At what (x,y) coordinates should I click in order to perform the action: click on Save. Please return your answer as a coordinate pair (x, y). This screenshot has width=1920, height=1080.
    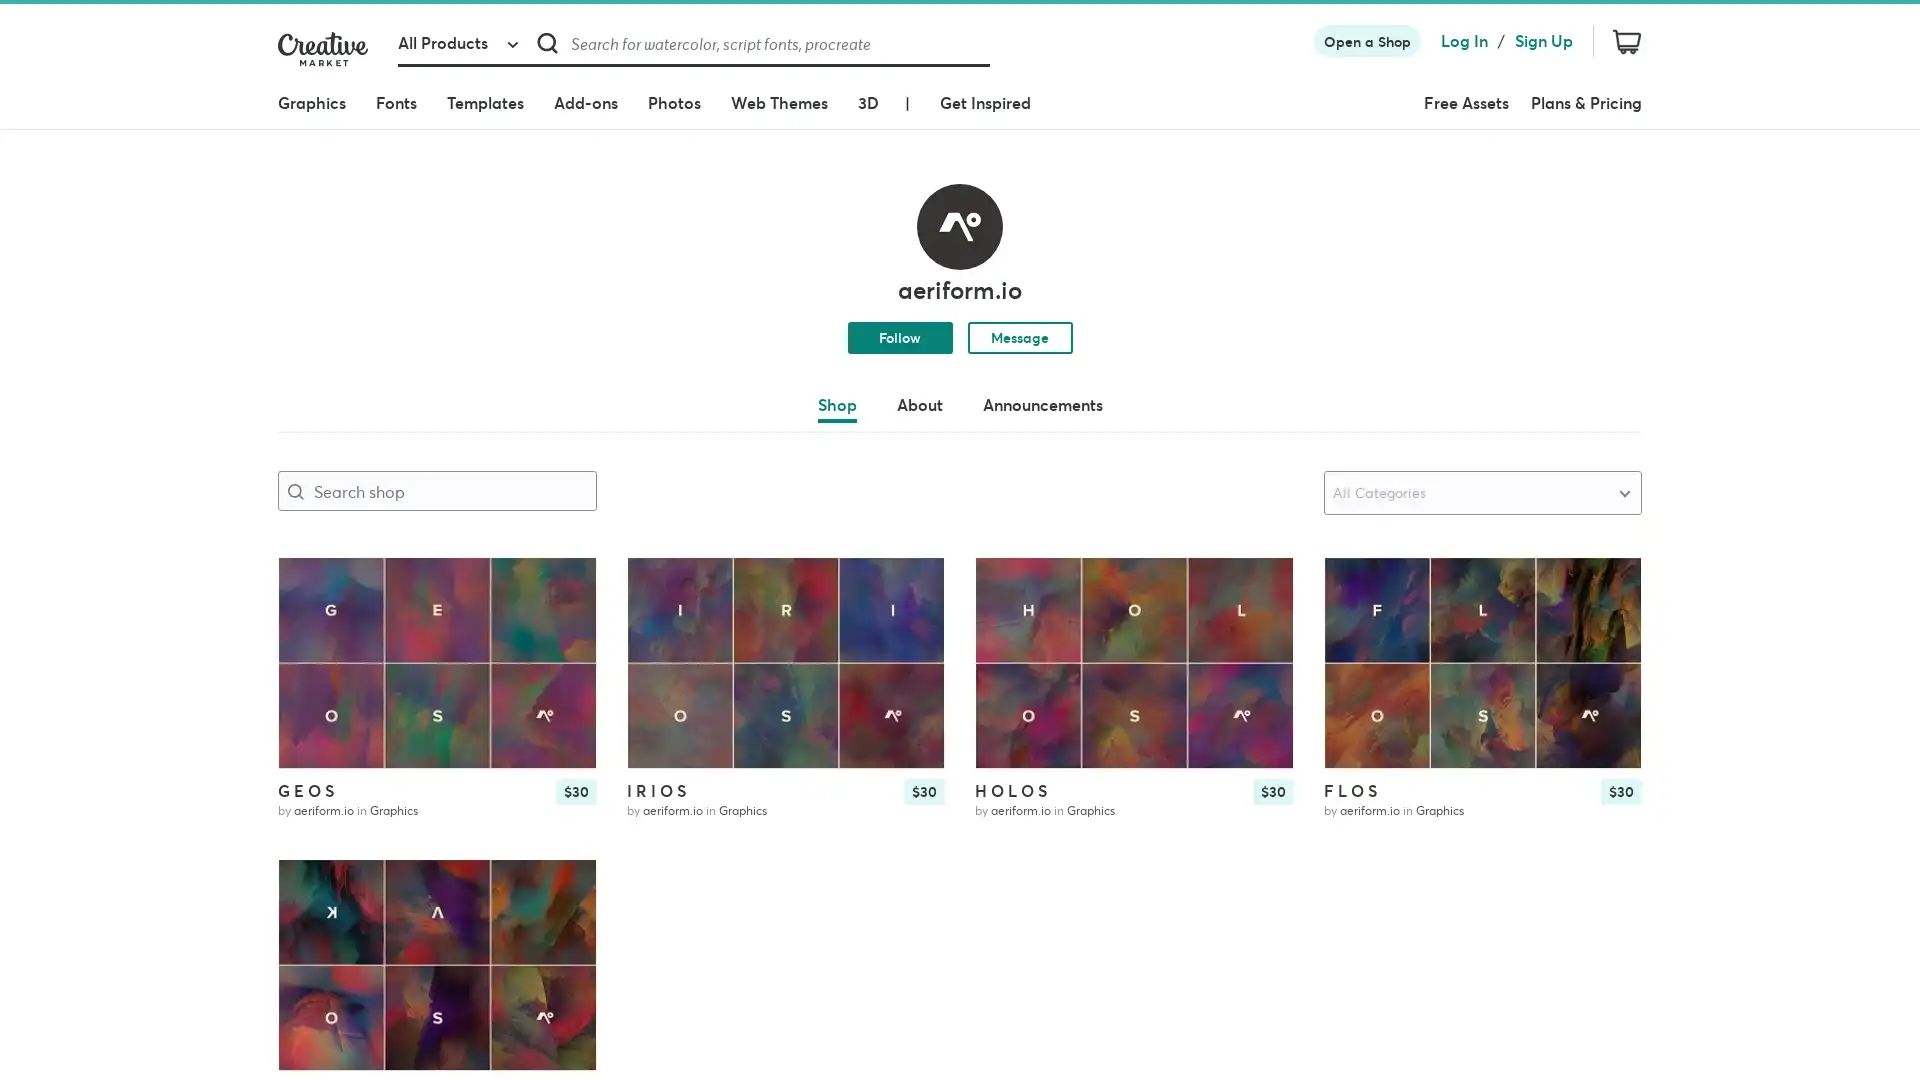
    Looking at the image, I should click on (562, 921).